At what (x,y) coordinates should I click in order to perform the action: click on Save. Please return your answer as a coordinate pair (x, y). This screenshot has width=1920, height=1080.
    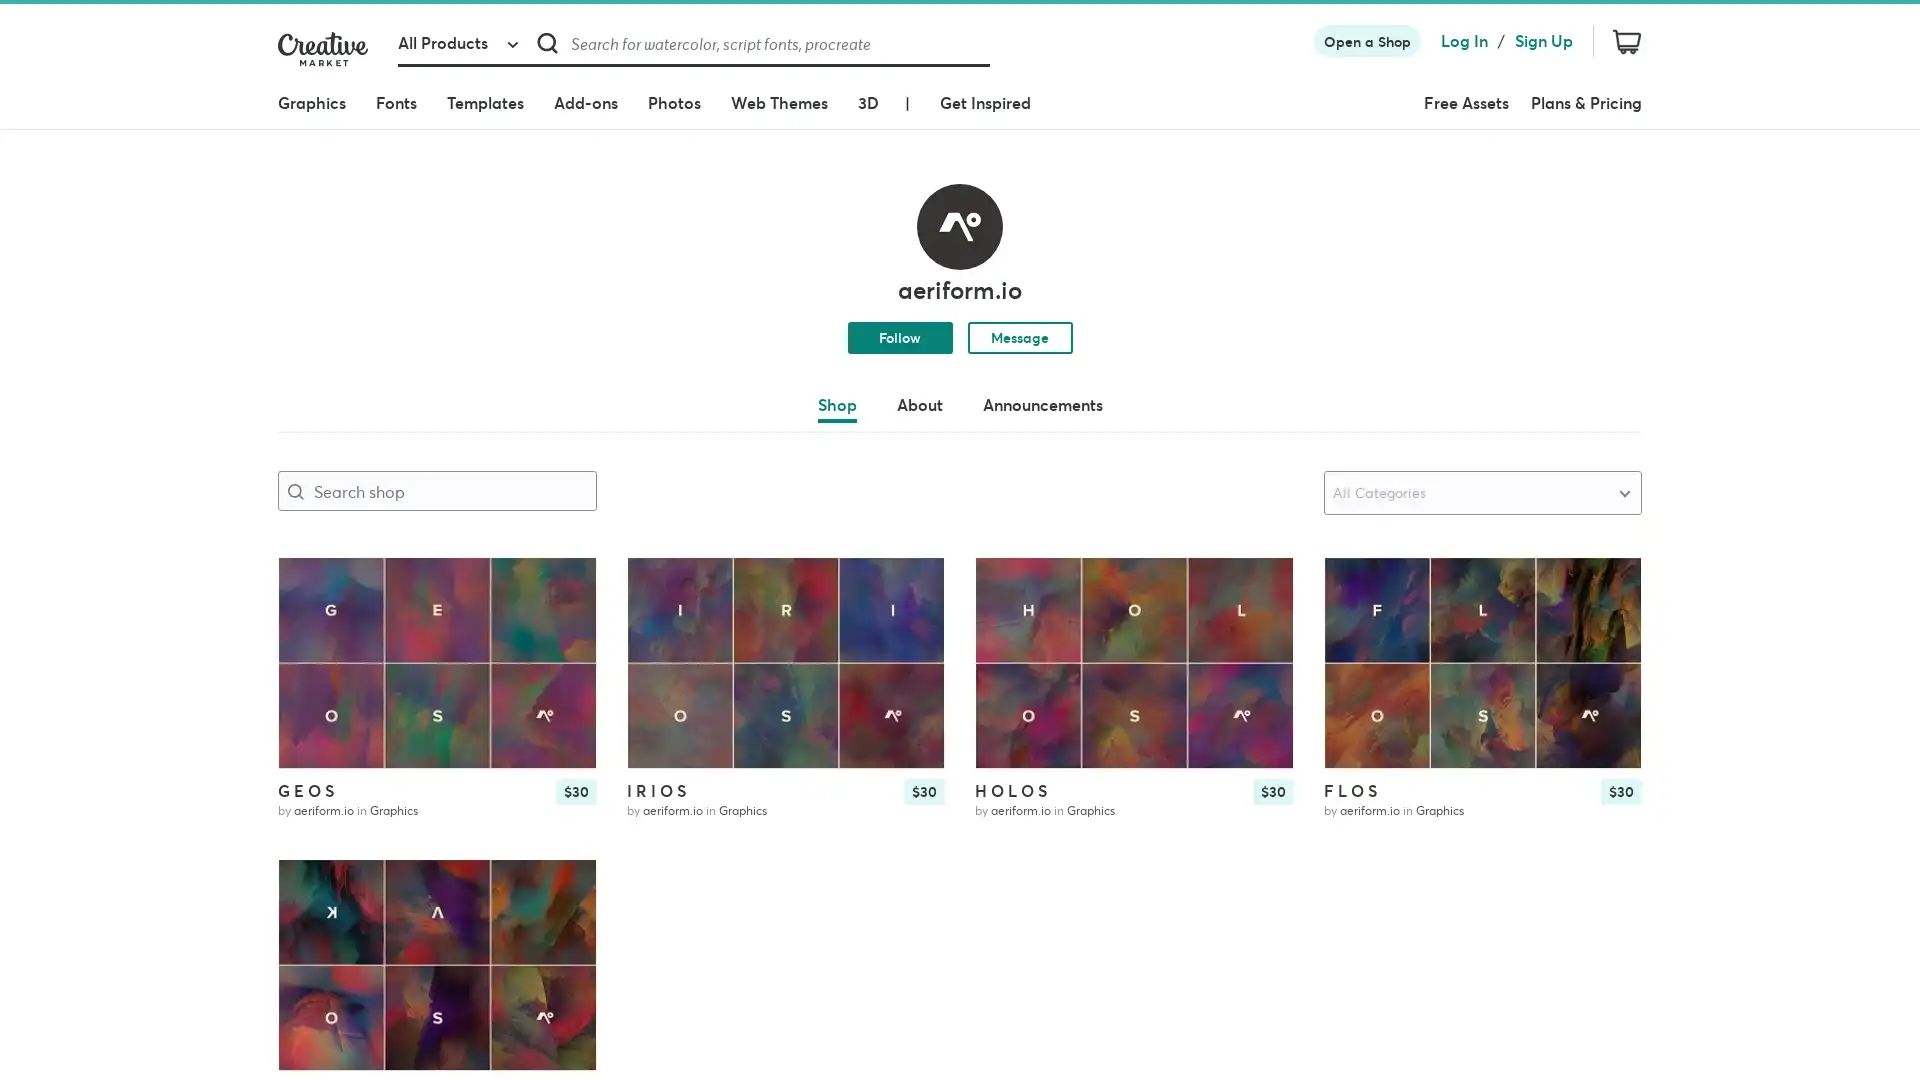
    Looking at the image, I should click on (562, 921).